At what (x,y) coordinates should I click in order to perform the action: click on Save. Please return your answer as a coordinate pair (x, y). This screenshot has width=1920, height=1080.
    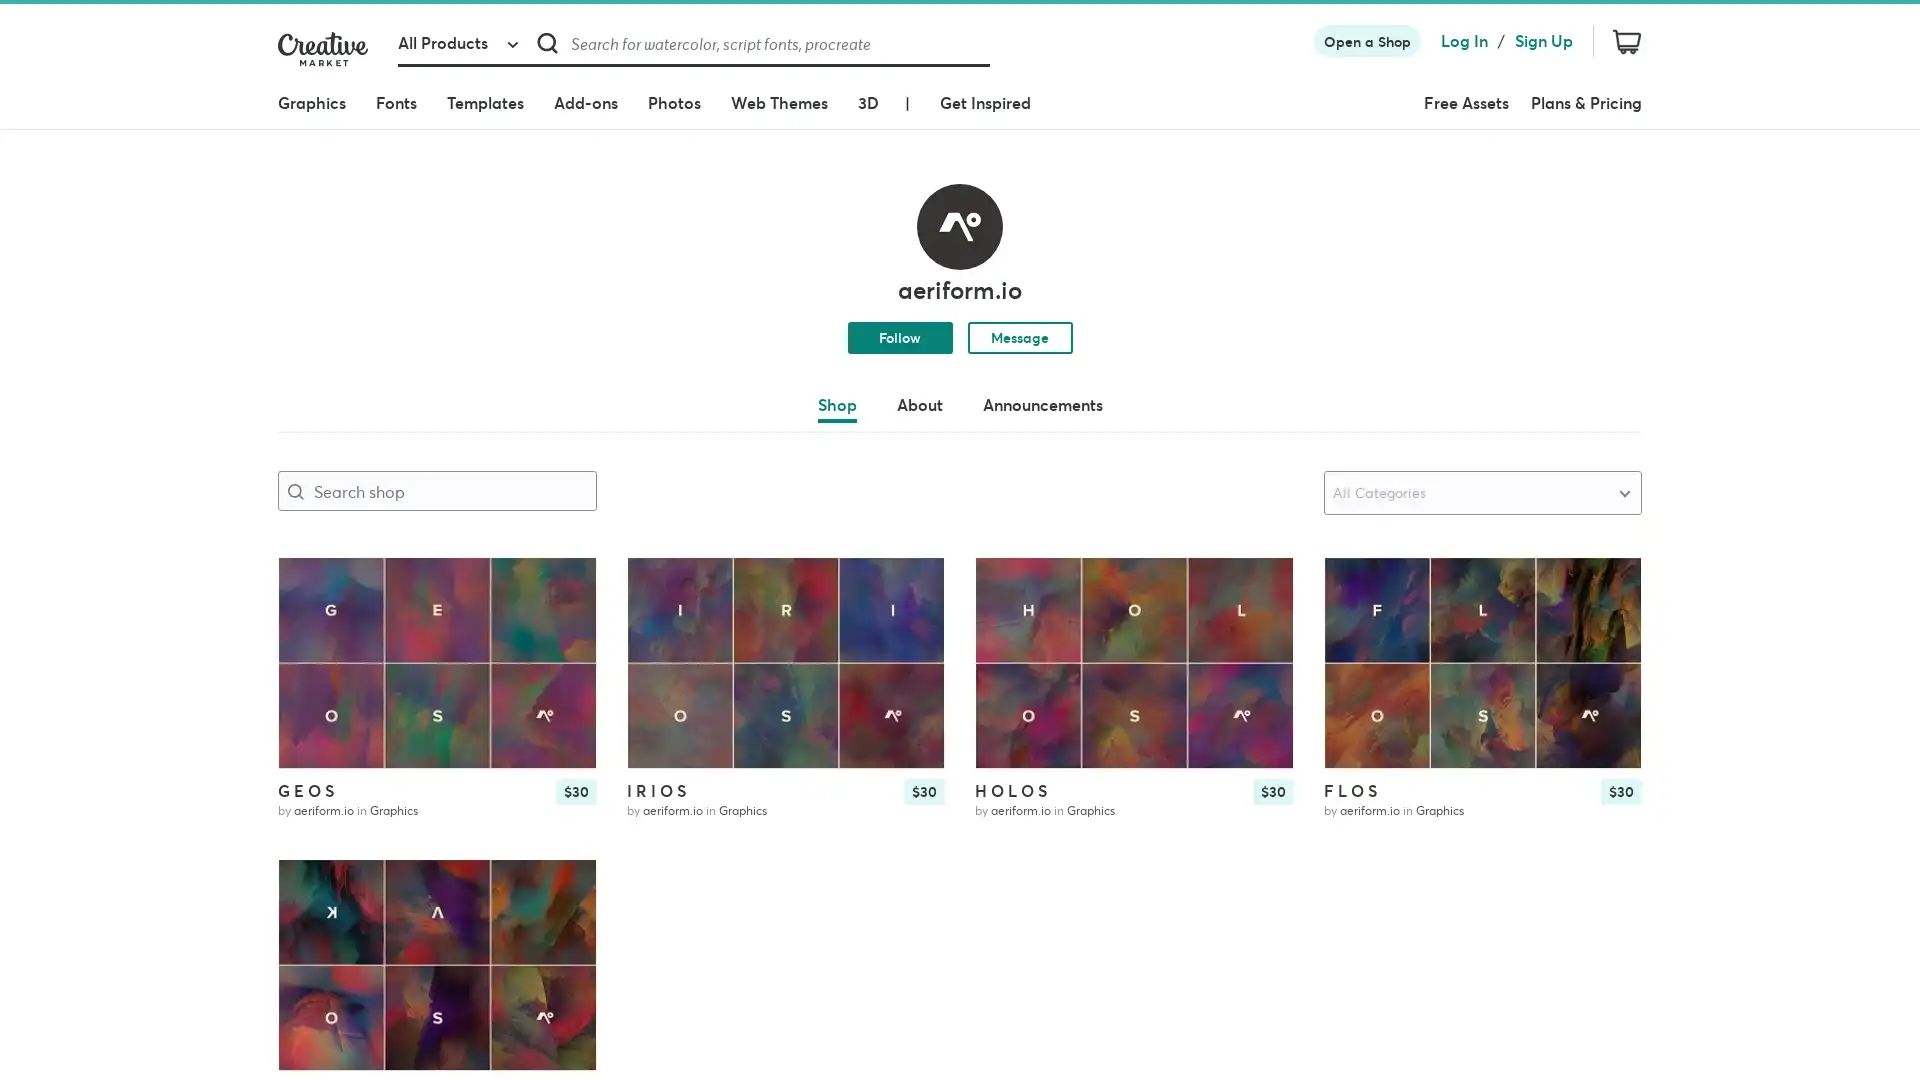
    Looking at the image, I should click on (562, 921).